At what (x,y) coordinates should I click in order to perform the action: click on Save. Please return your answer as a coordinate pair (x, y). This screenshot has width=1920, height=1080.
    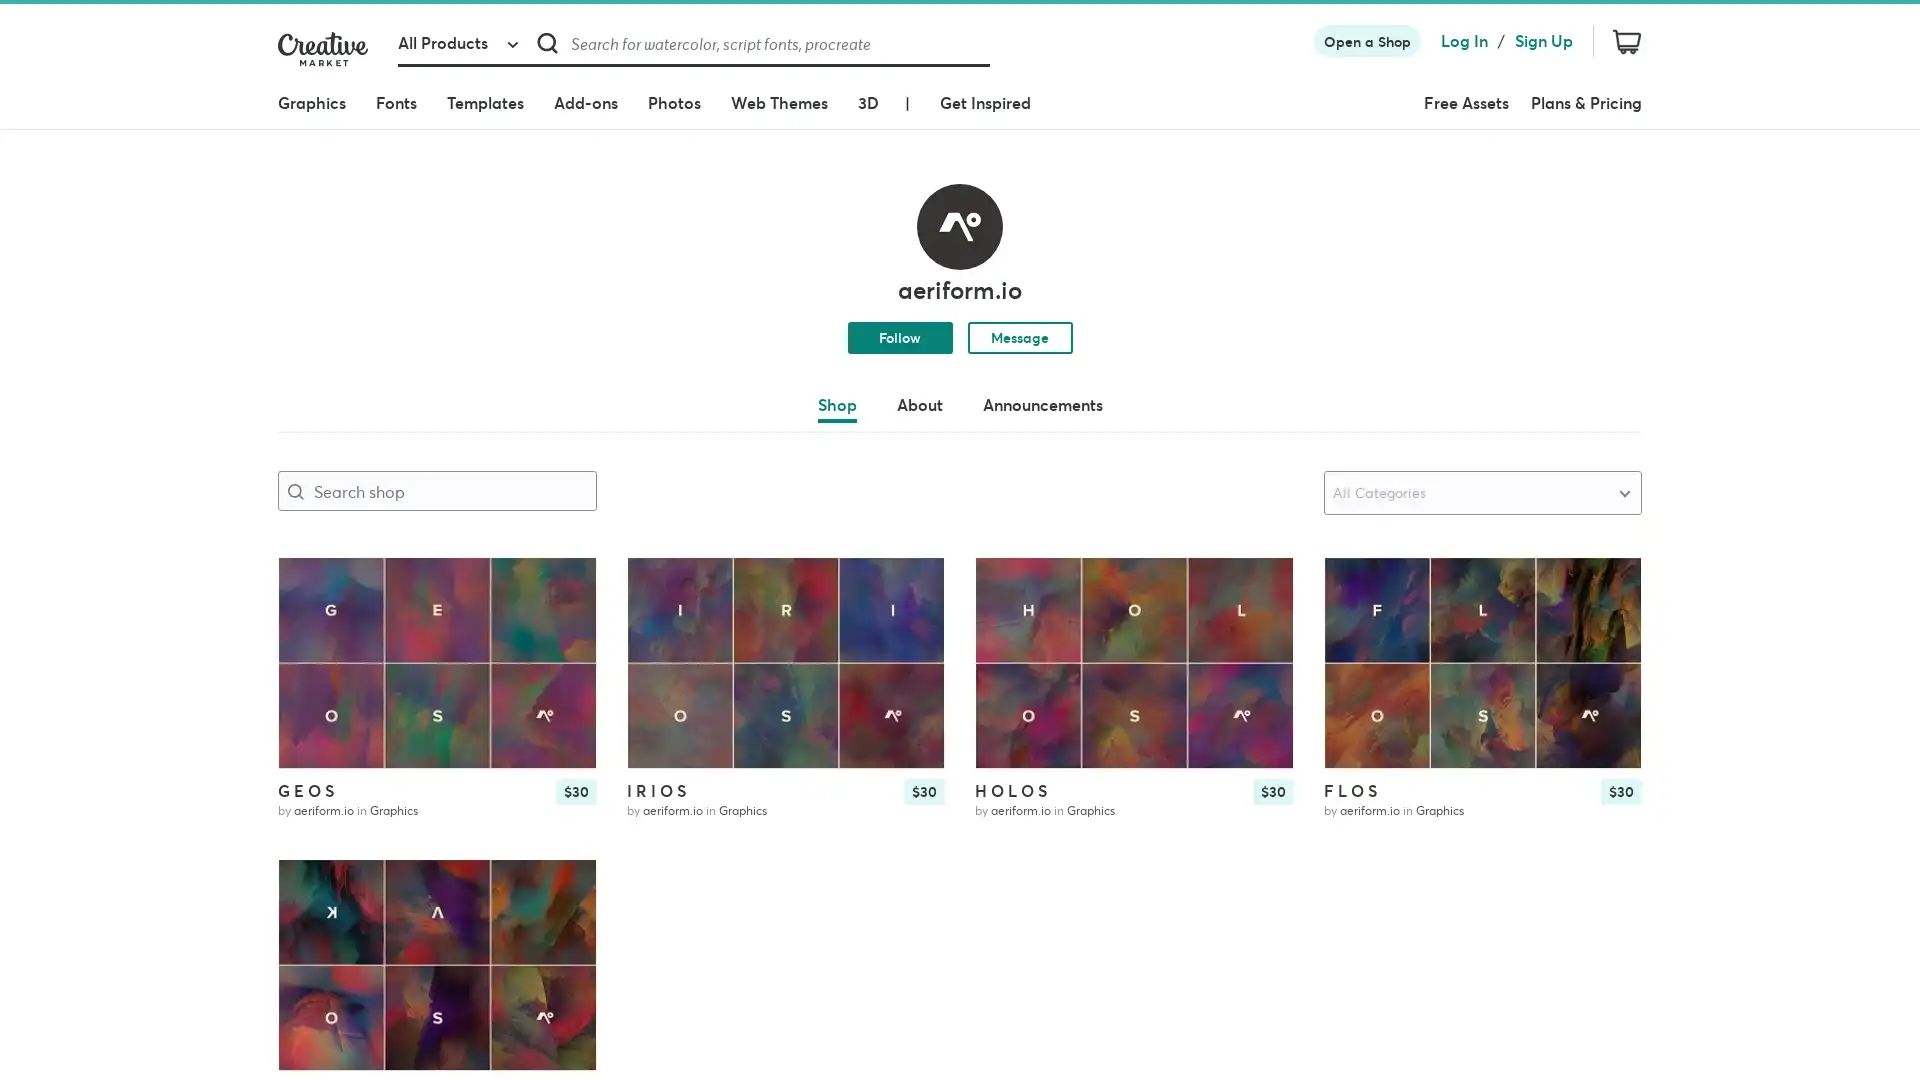
    Looking at the image, I should click on (562, 921).